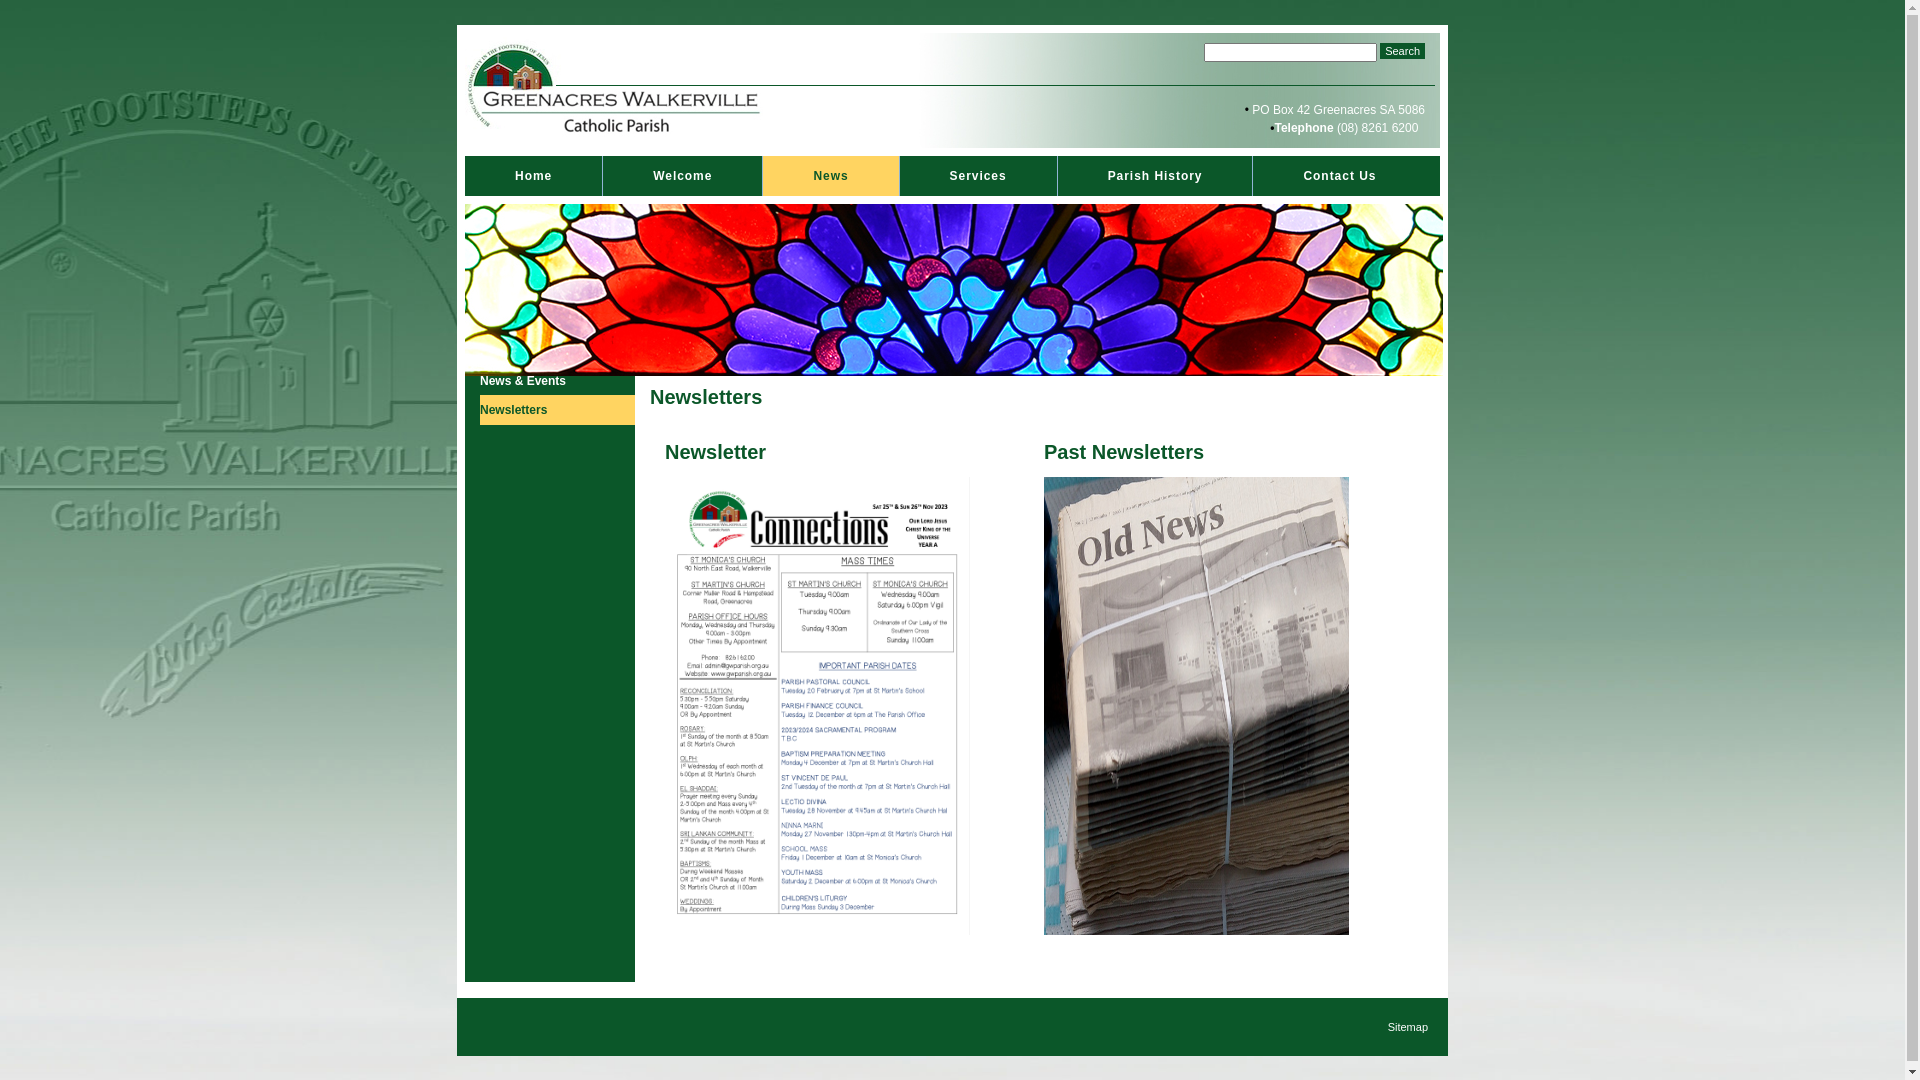 The image size is (1920, 1080). What do you see at coordinates (1406, 1026) in the screenshot?
I see `'Sitemap'` at bounding box center [1406, 1026].